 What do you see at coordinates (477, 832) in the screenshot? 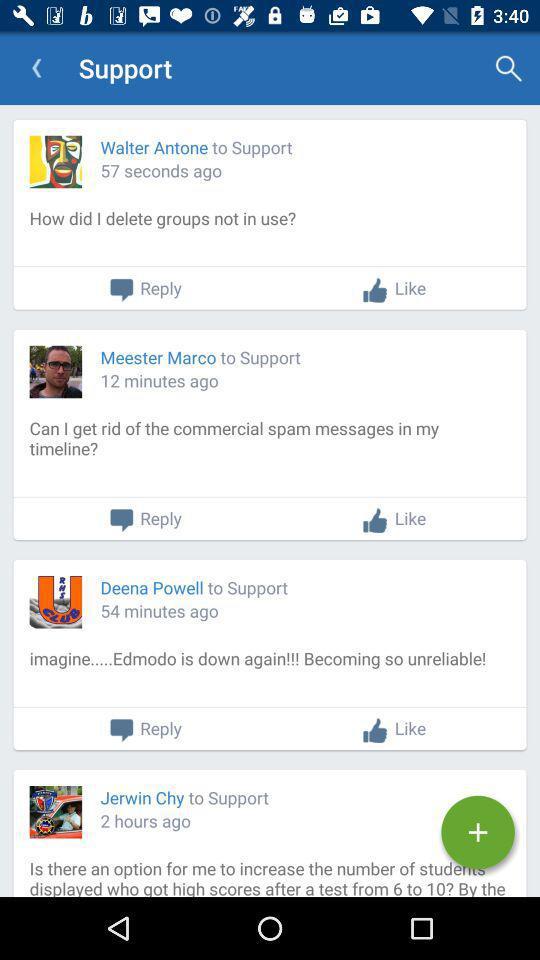
I see `the add icon` at bounding box center [477, 832].